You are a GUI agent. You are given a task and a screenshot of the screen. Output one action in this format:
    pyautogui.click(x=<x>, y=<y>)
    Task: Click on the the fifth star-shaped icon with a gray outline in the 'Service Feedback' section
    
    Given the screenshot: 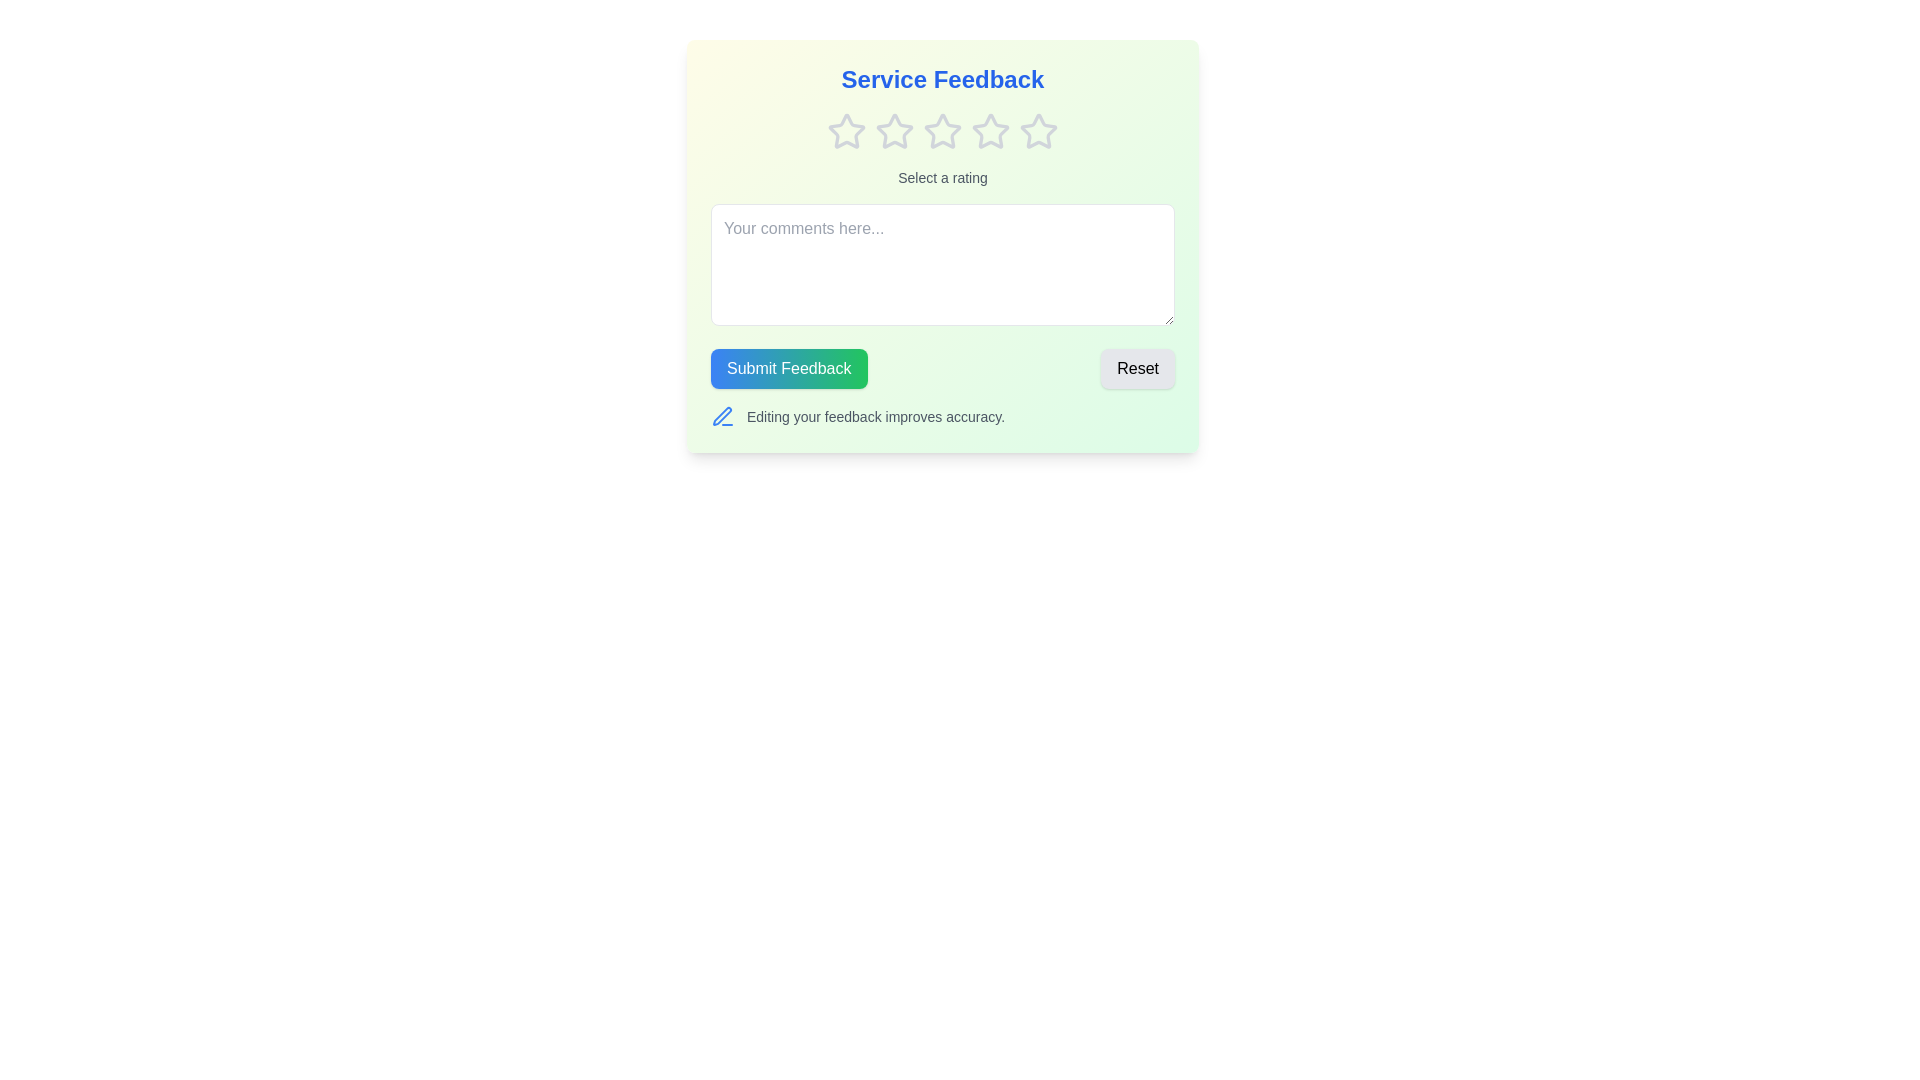 What is the action you would take?
    pyautogui.click(x=1037, y=131)
    